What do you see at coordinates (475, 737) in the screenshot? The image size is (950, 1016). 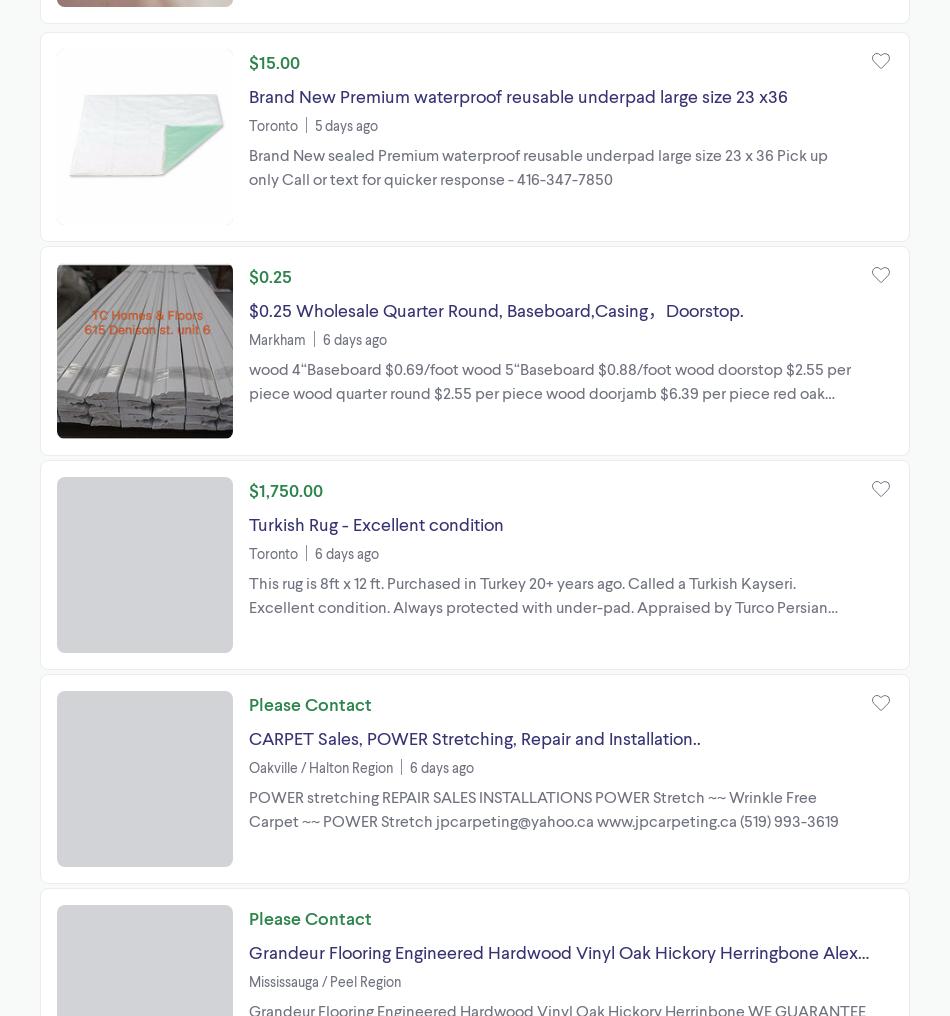 I see `'CARPET Sales, POWER Stretching, Repair and Installation..'` at bounding box center [475, 737].